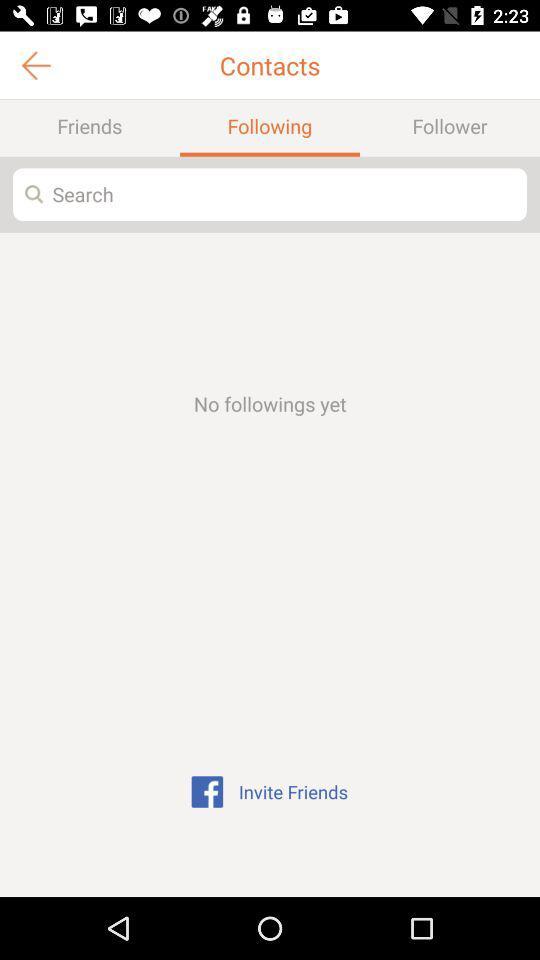 Image resolution: width=540 pixels, height=960 pixels. Describe the element at coordinates (270, 194) in the screenshot. I see `search option` at that location.